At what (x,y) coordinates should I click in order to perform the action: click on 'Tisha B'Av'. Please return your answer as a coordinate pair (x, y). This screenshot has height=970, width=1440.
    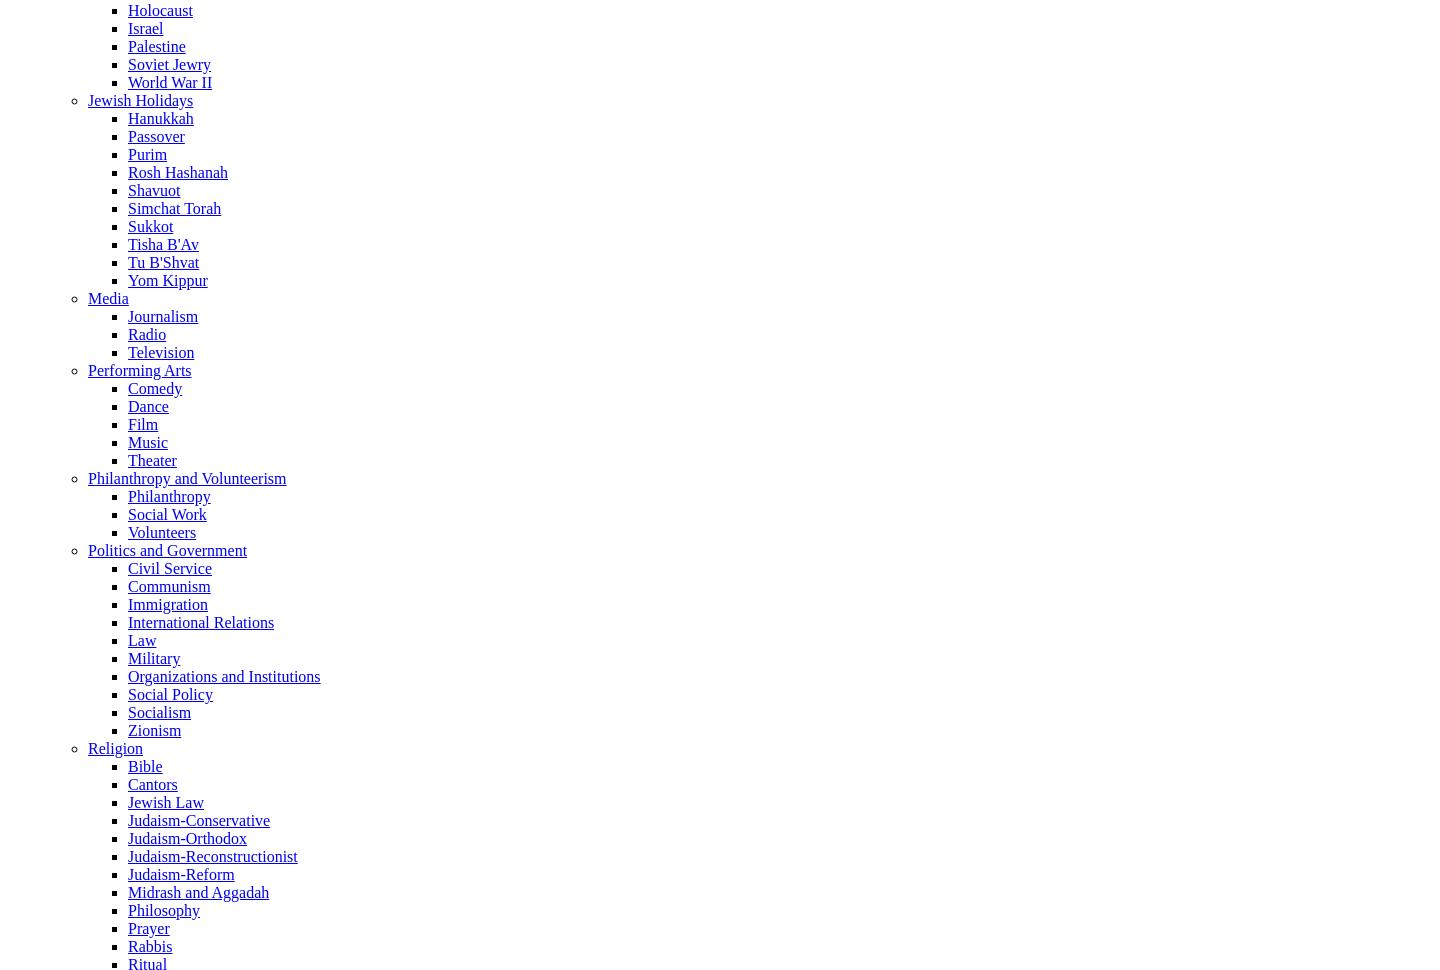
    Looking at the image, I should click on (162, 242).